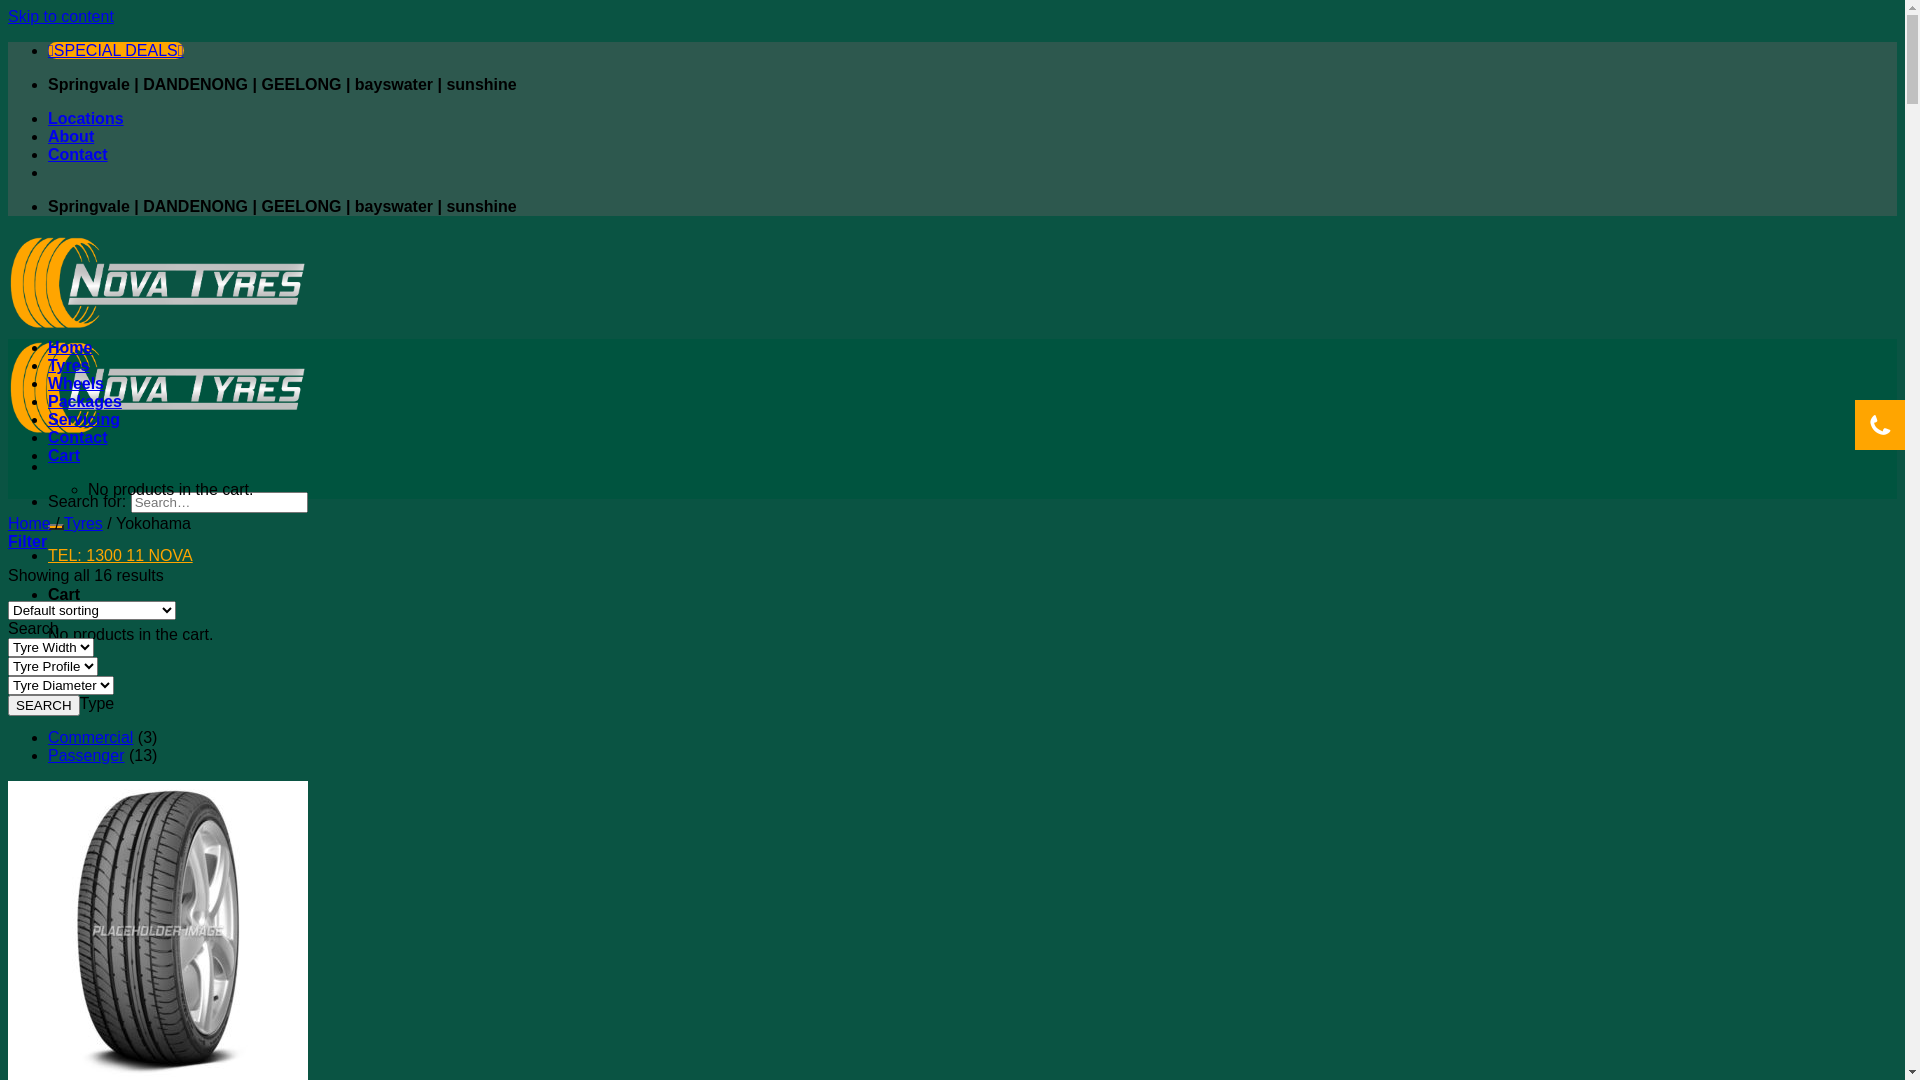  I want to click on 'Wheels', so click(48, 383).